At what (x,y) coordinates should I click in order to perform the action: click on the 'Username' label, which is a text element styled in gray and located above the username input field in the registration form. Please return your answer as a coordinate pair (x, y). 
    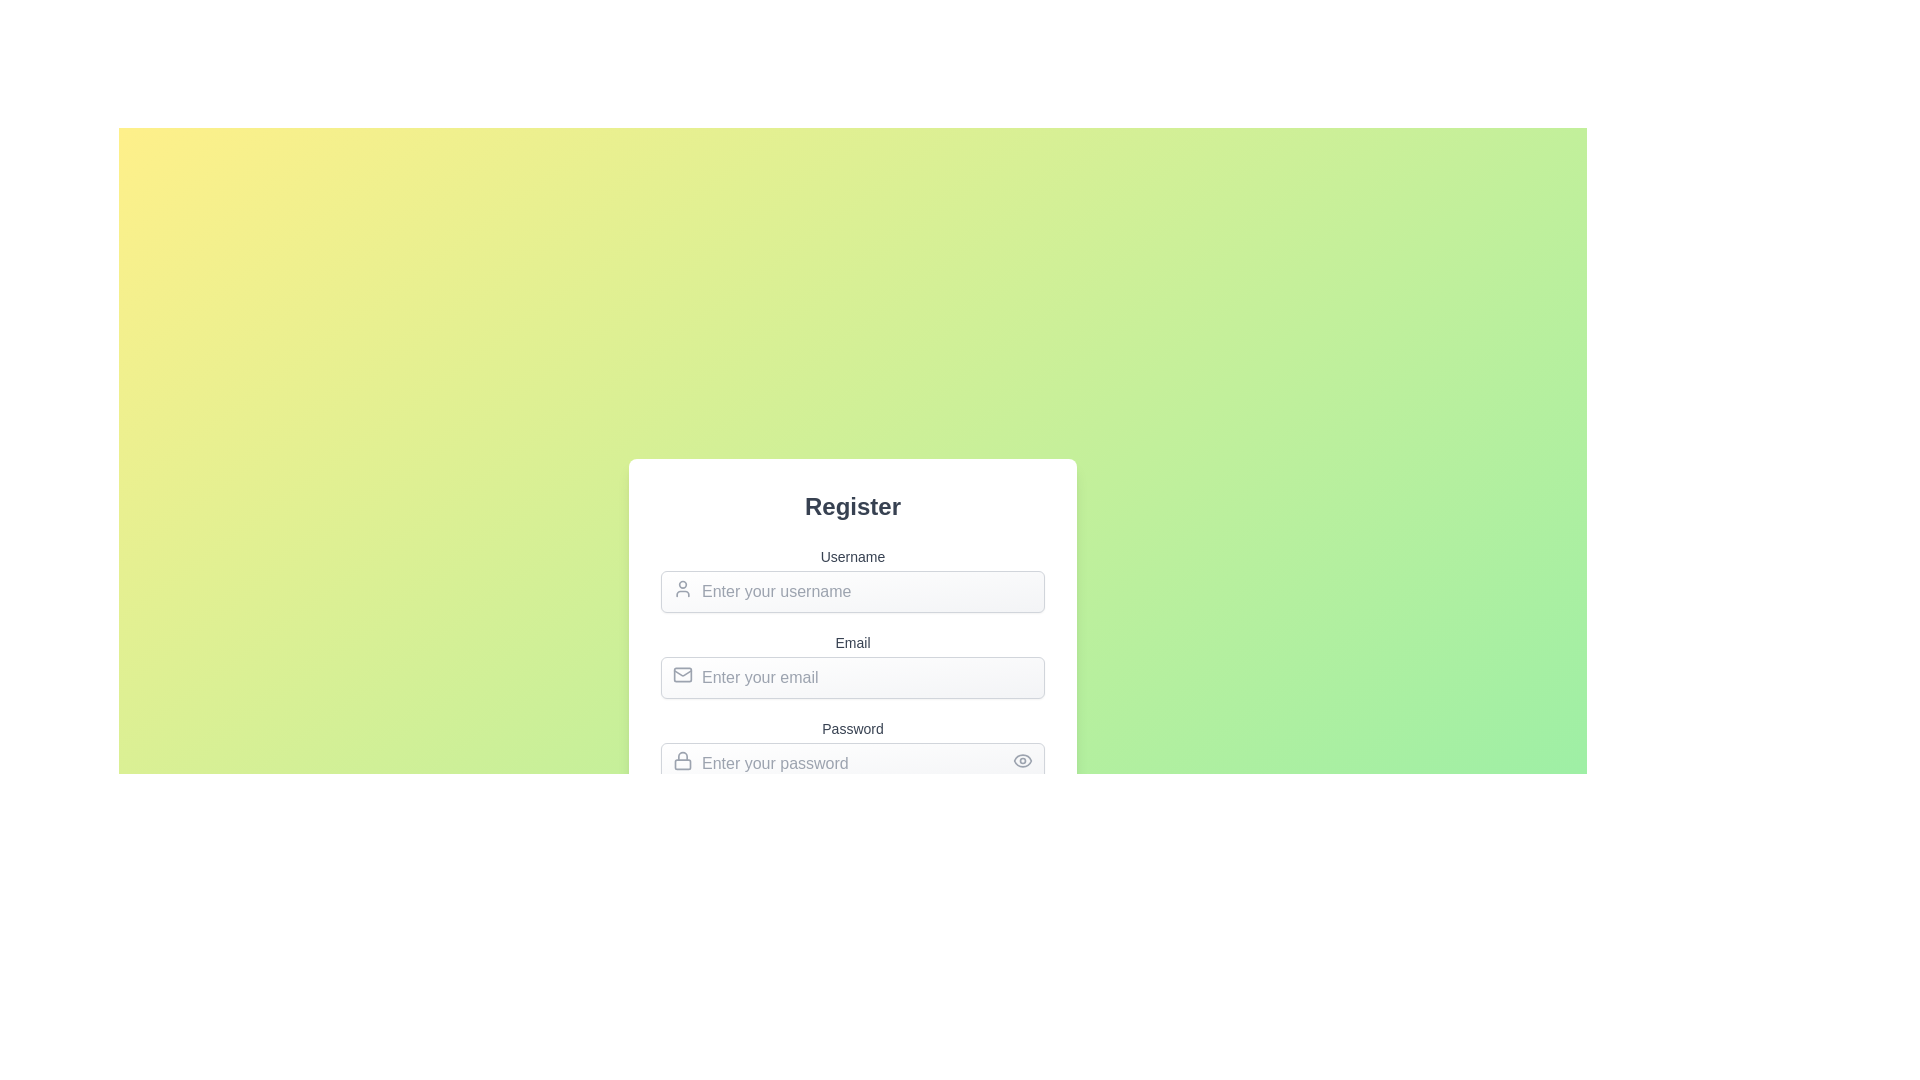
    Looking at the image, I should click on (853, 556).